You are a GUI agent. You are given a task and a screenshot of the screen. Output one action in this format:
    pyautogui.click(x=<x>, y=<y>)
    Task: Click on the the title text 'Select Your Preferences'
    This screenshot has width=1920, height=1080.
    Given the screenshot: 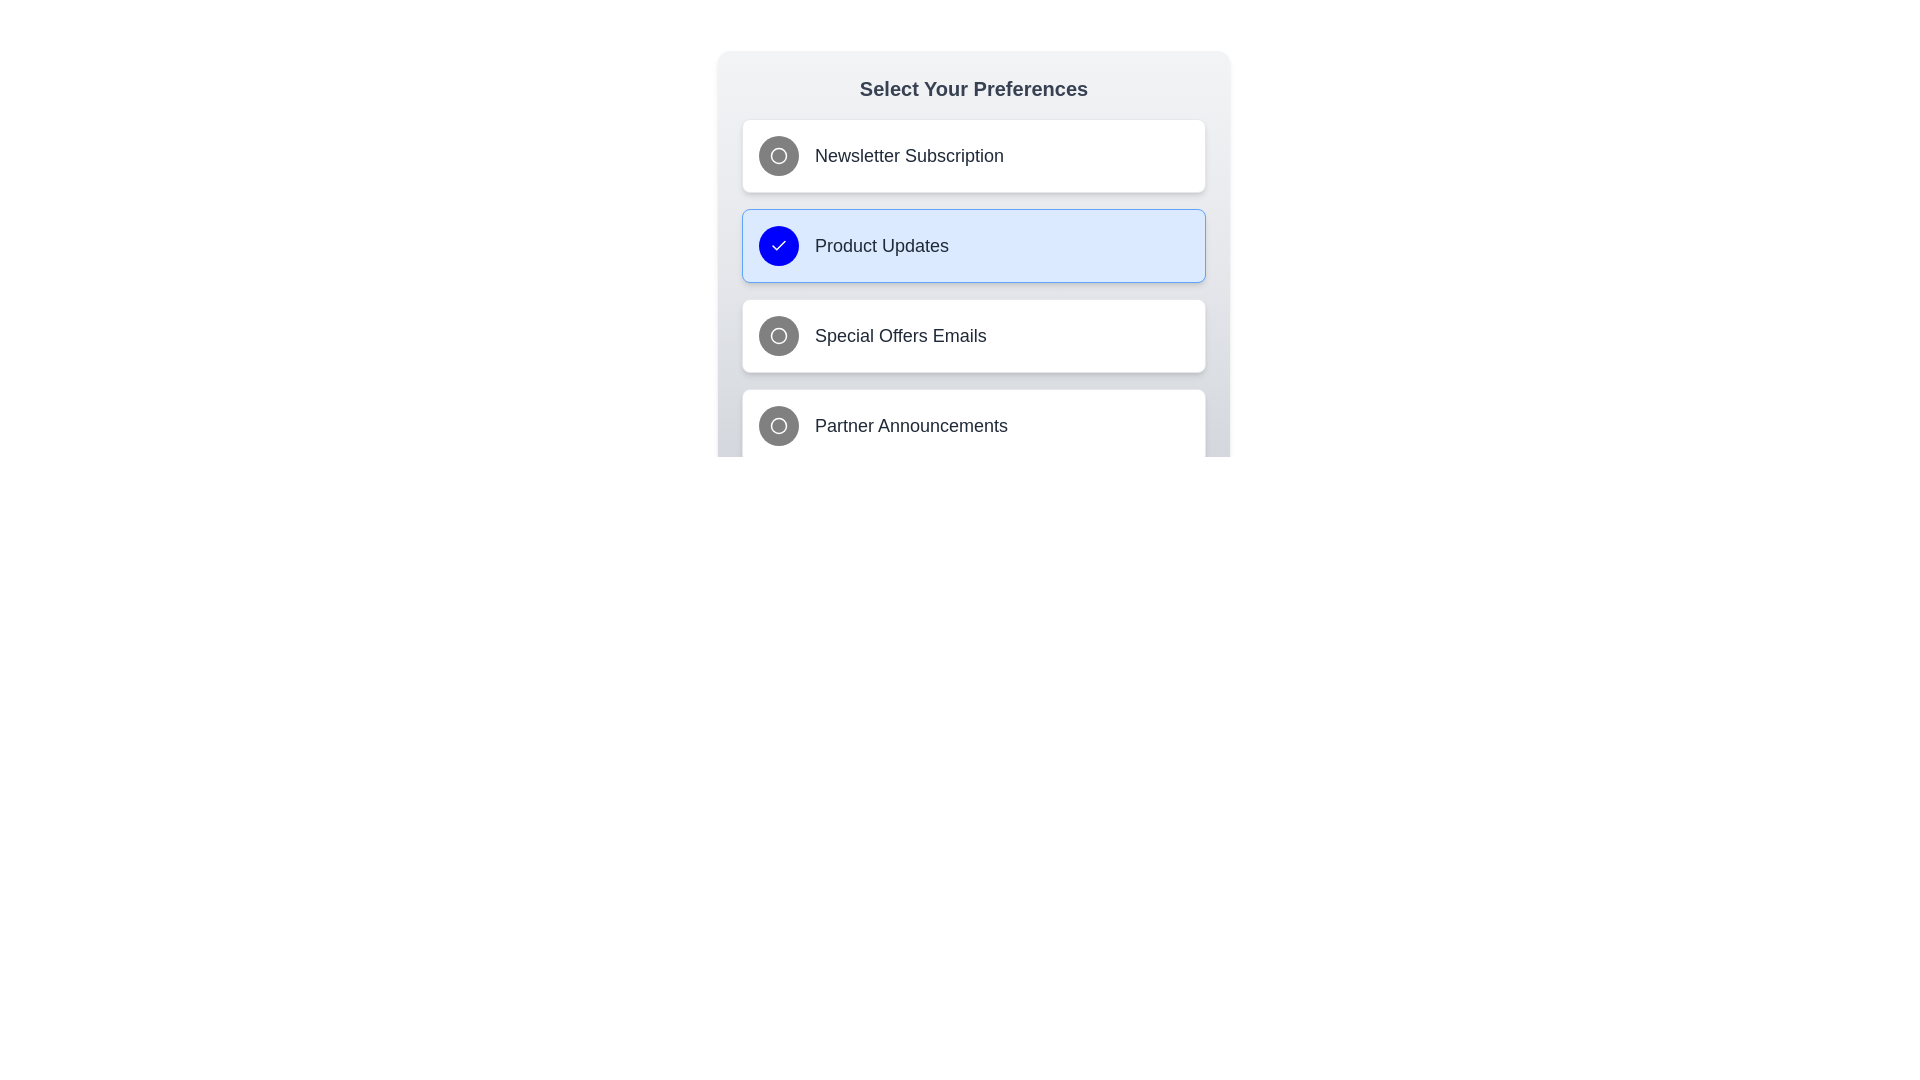 What is the action you would take?
    pyautogui.click(x=974, y=87)
    